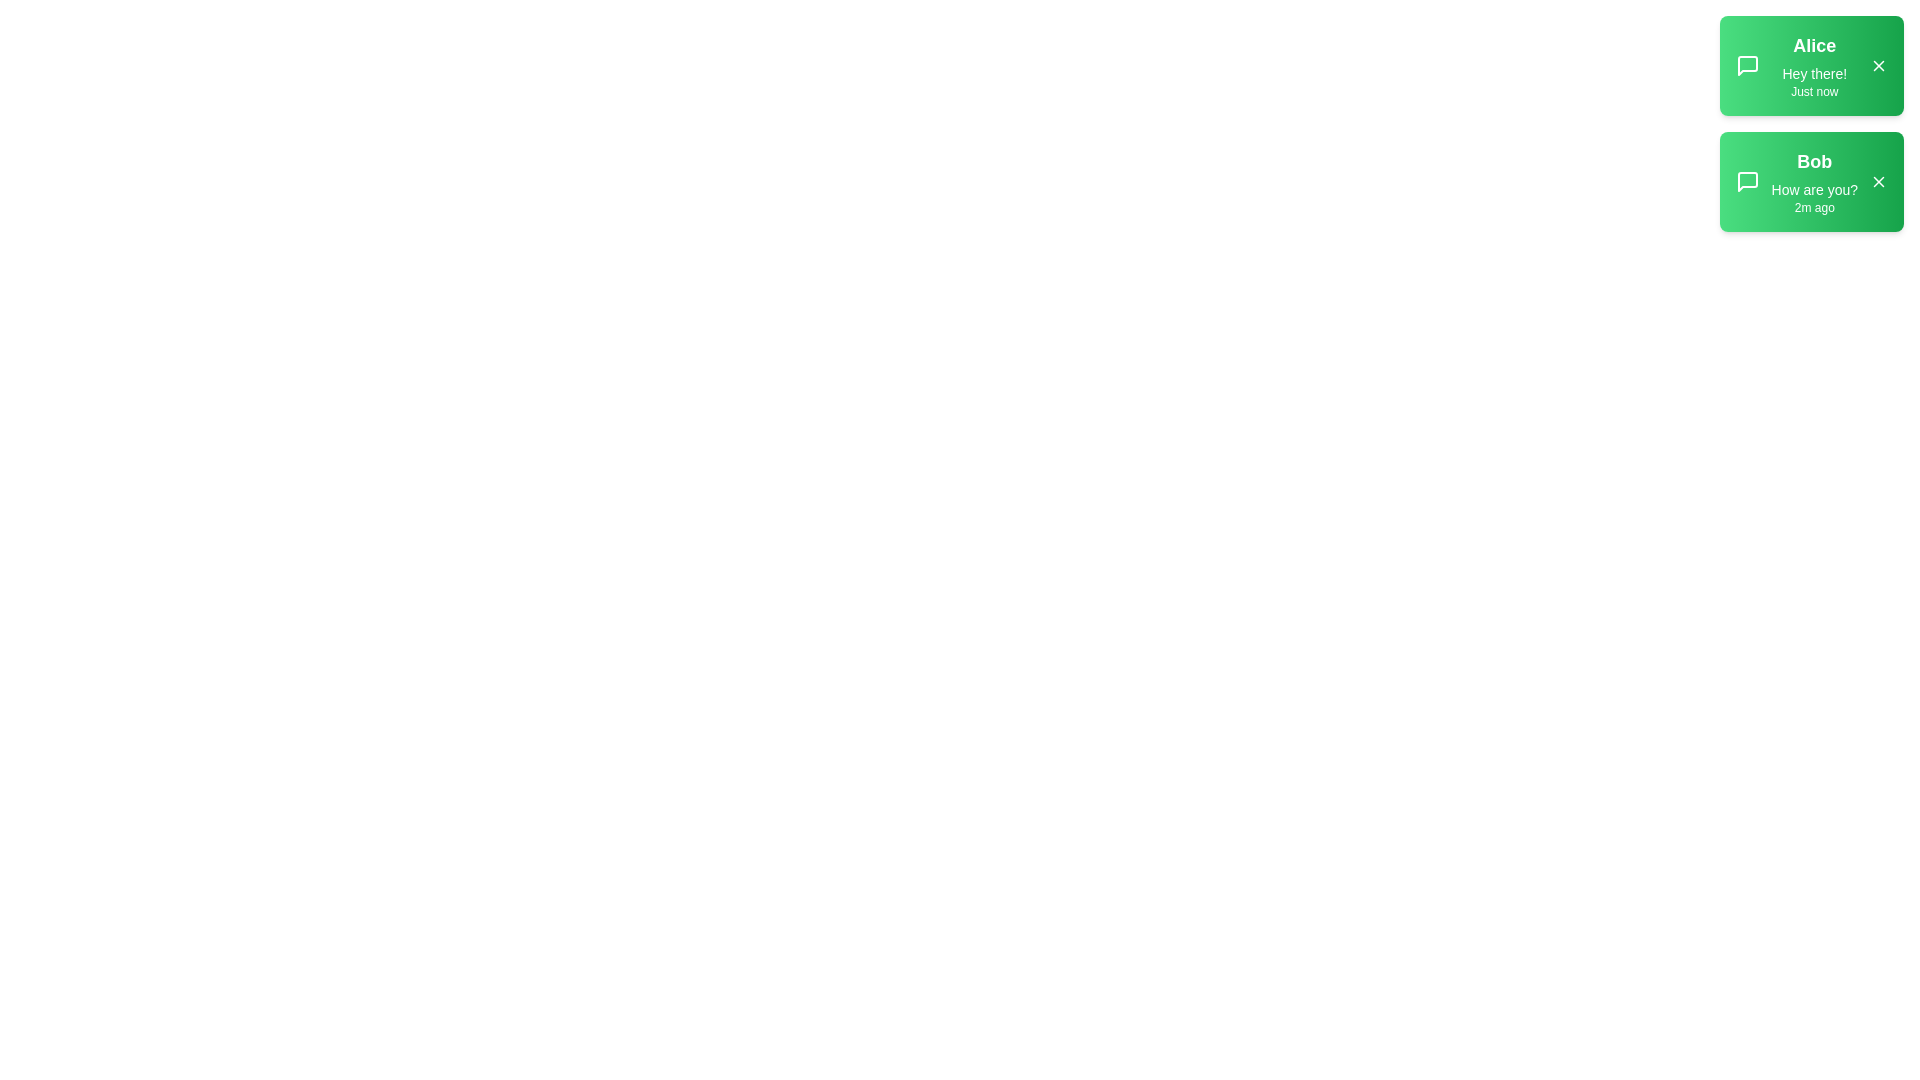  I want to click on the details of the notification from Bob, so click(1811, 181).